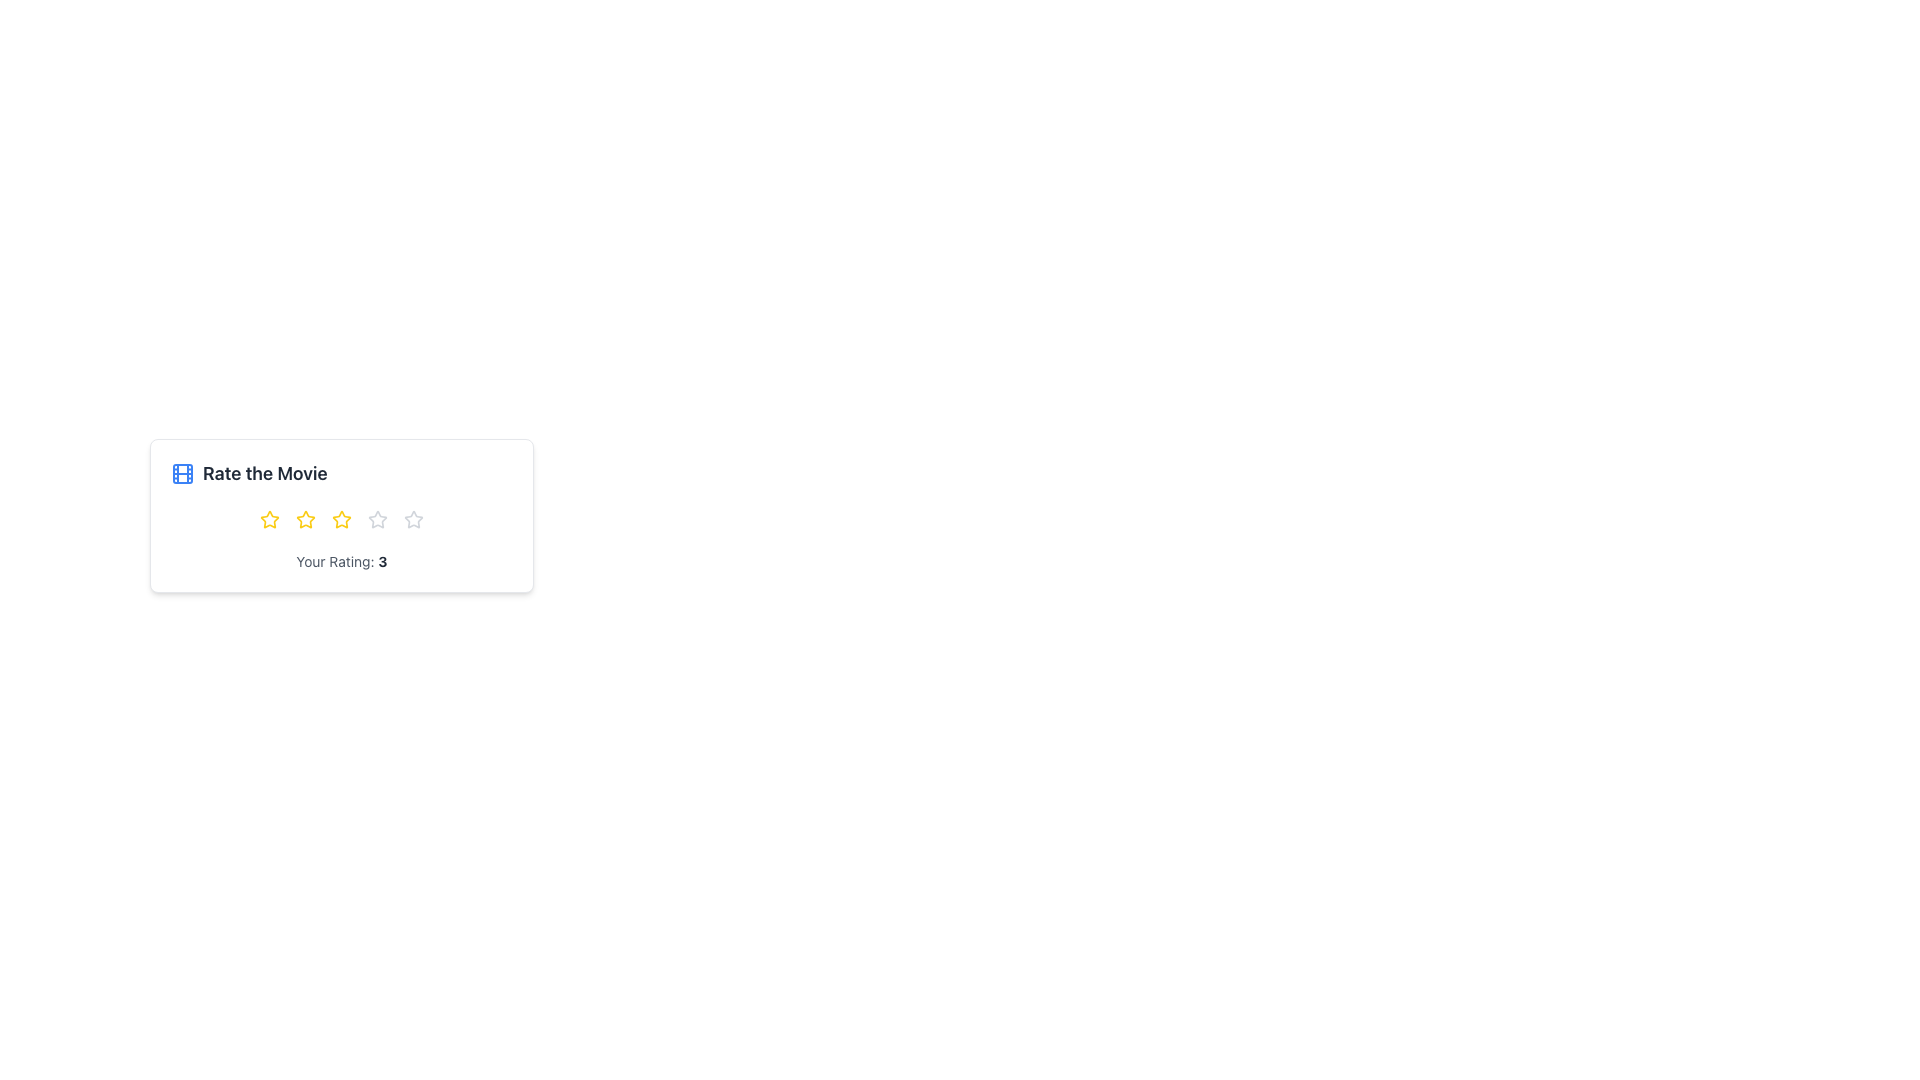 Image resolution: width=1920 pixels, height=1080 pixels. Describe the element at coordinates (341, 519) in the screenshot. I see `the third star icon with a yellow outline` at that location.